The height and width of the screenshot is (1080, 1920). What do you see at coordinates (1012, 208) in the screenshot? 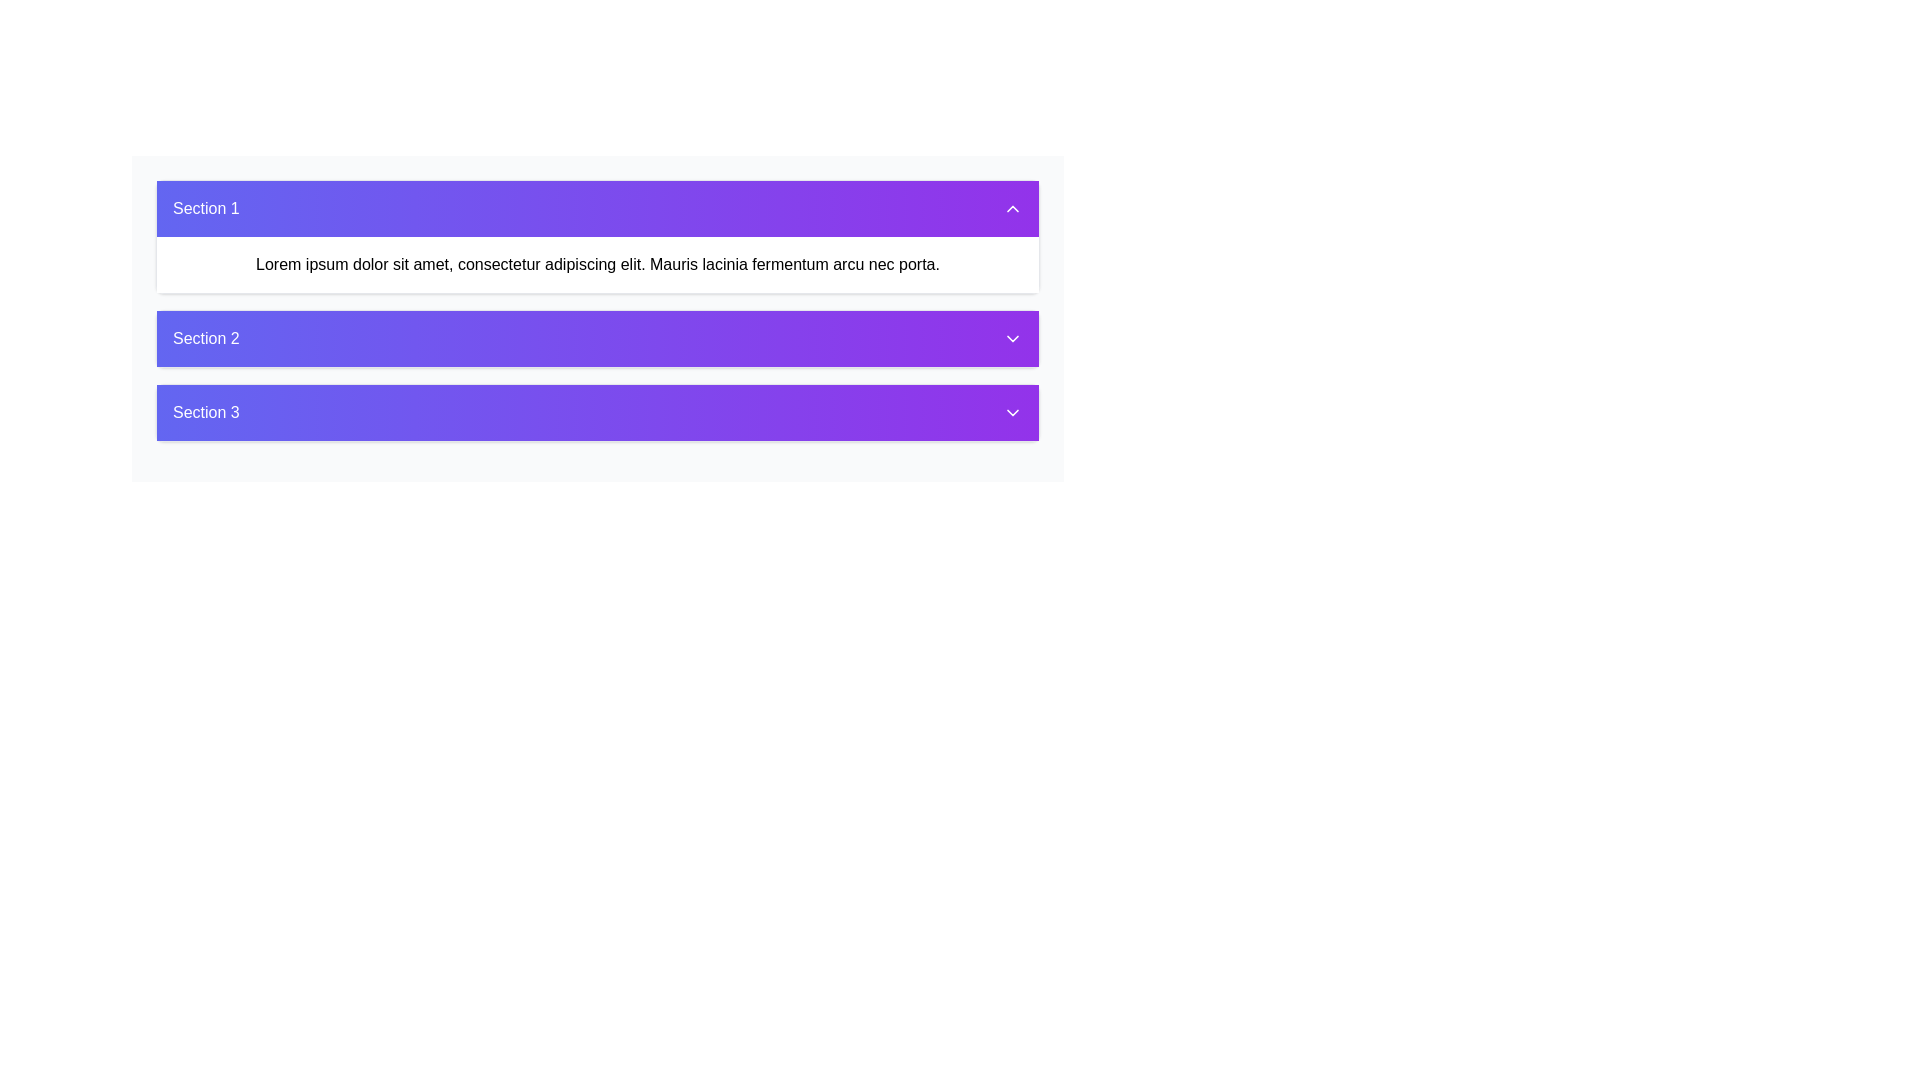
I see `the upward-facing chevron-style arrow icon in the header labeled 'Section 1'` at bounding box center [1012, 208].